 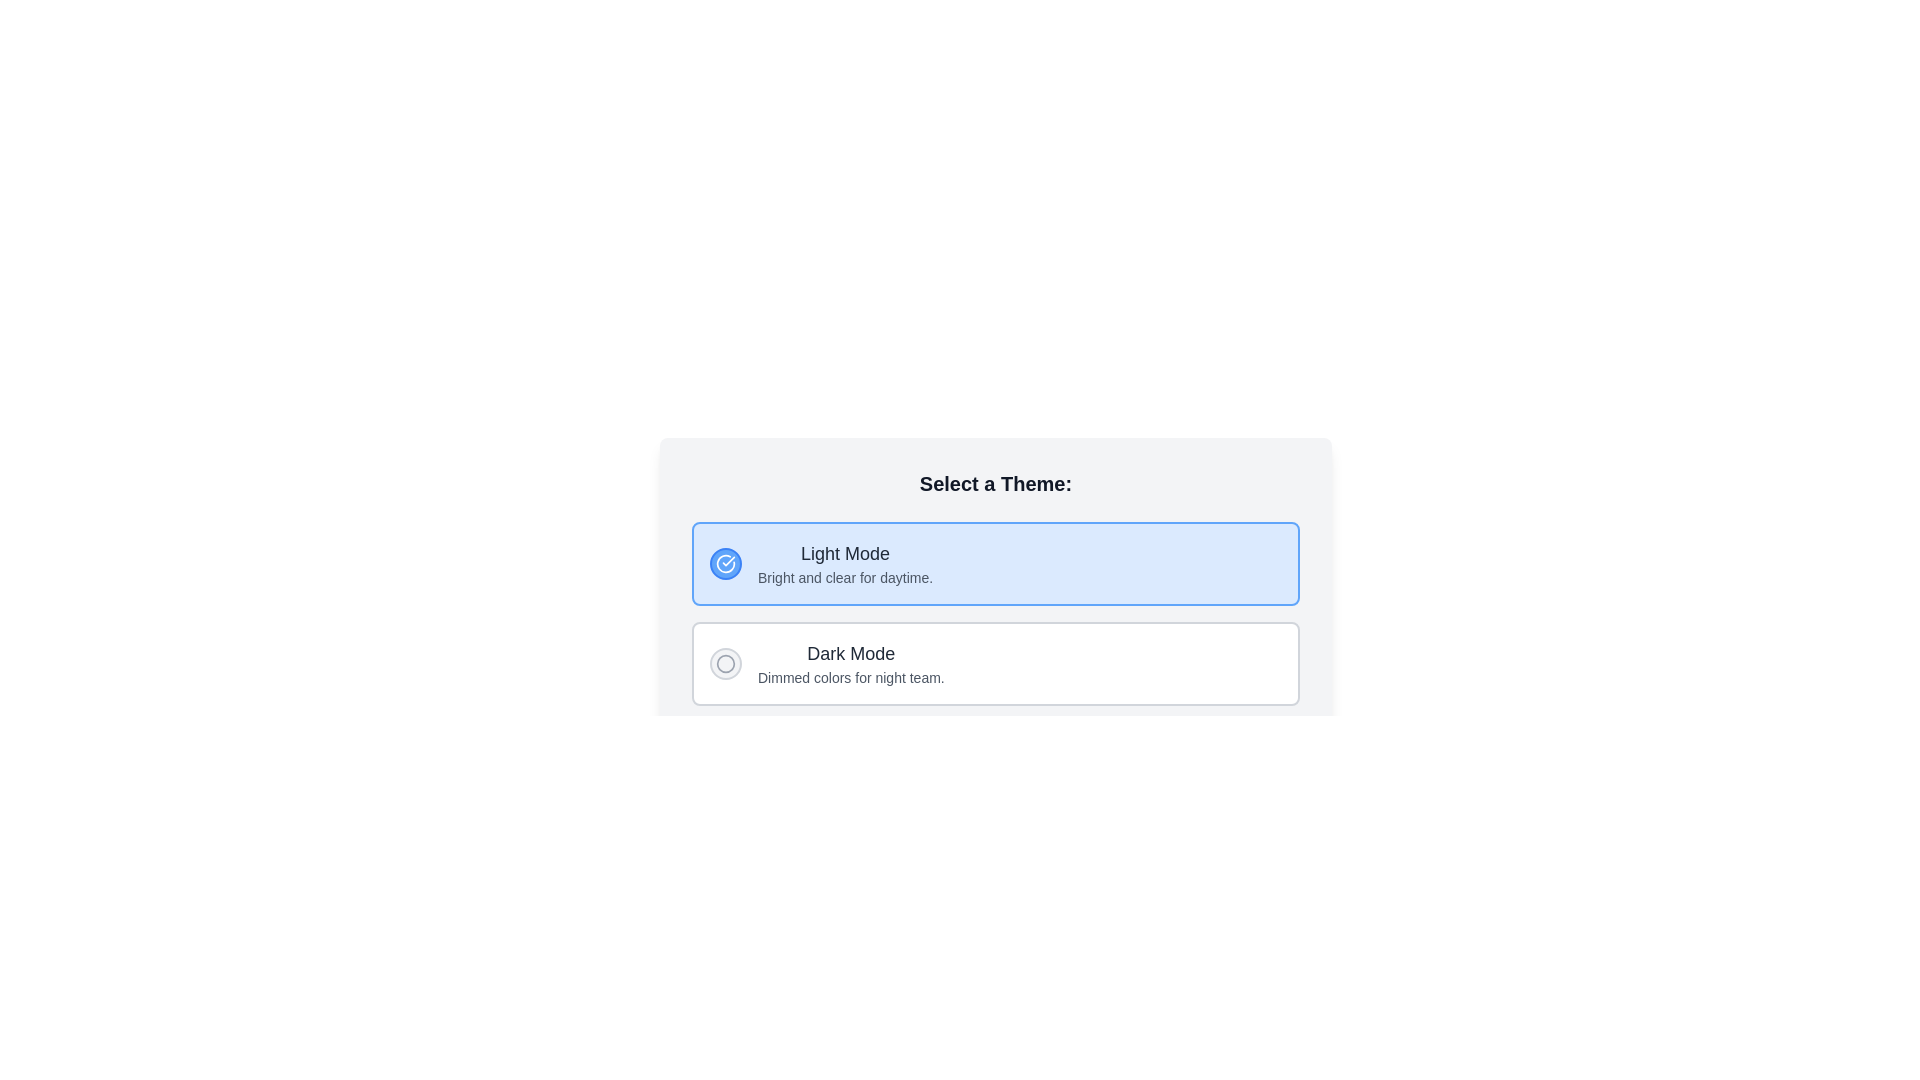 I want to click on the 'Dark Mode' option element, which includes a bold title and a gray circle icon, so click(x=827, y=663).